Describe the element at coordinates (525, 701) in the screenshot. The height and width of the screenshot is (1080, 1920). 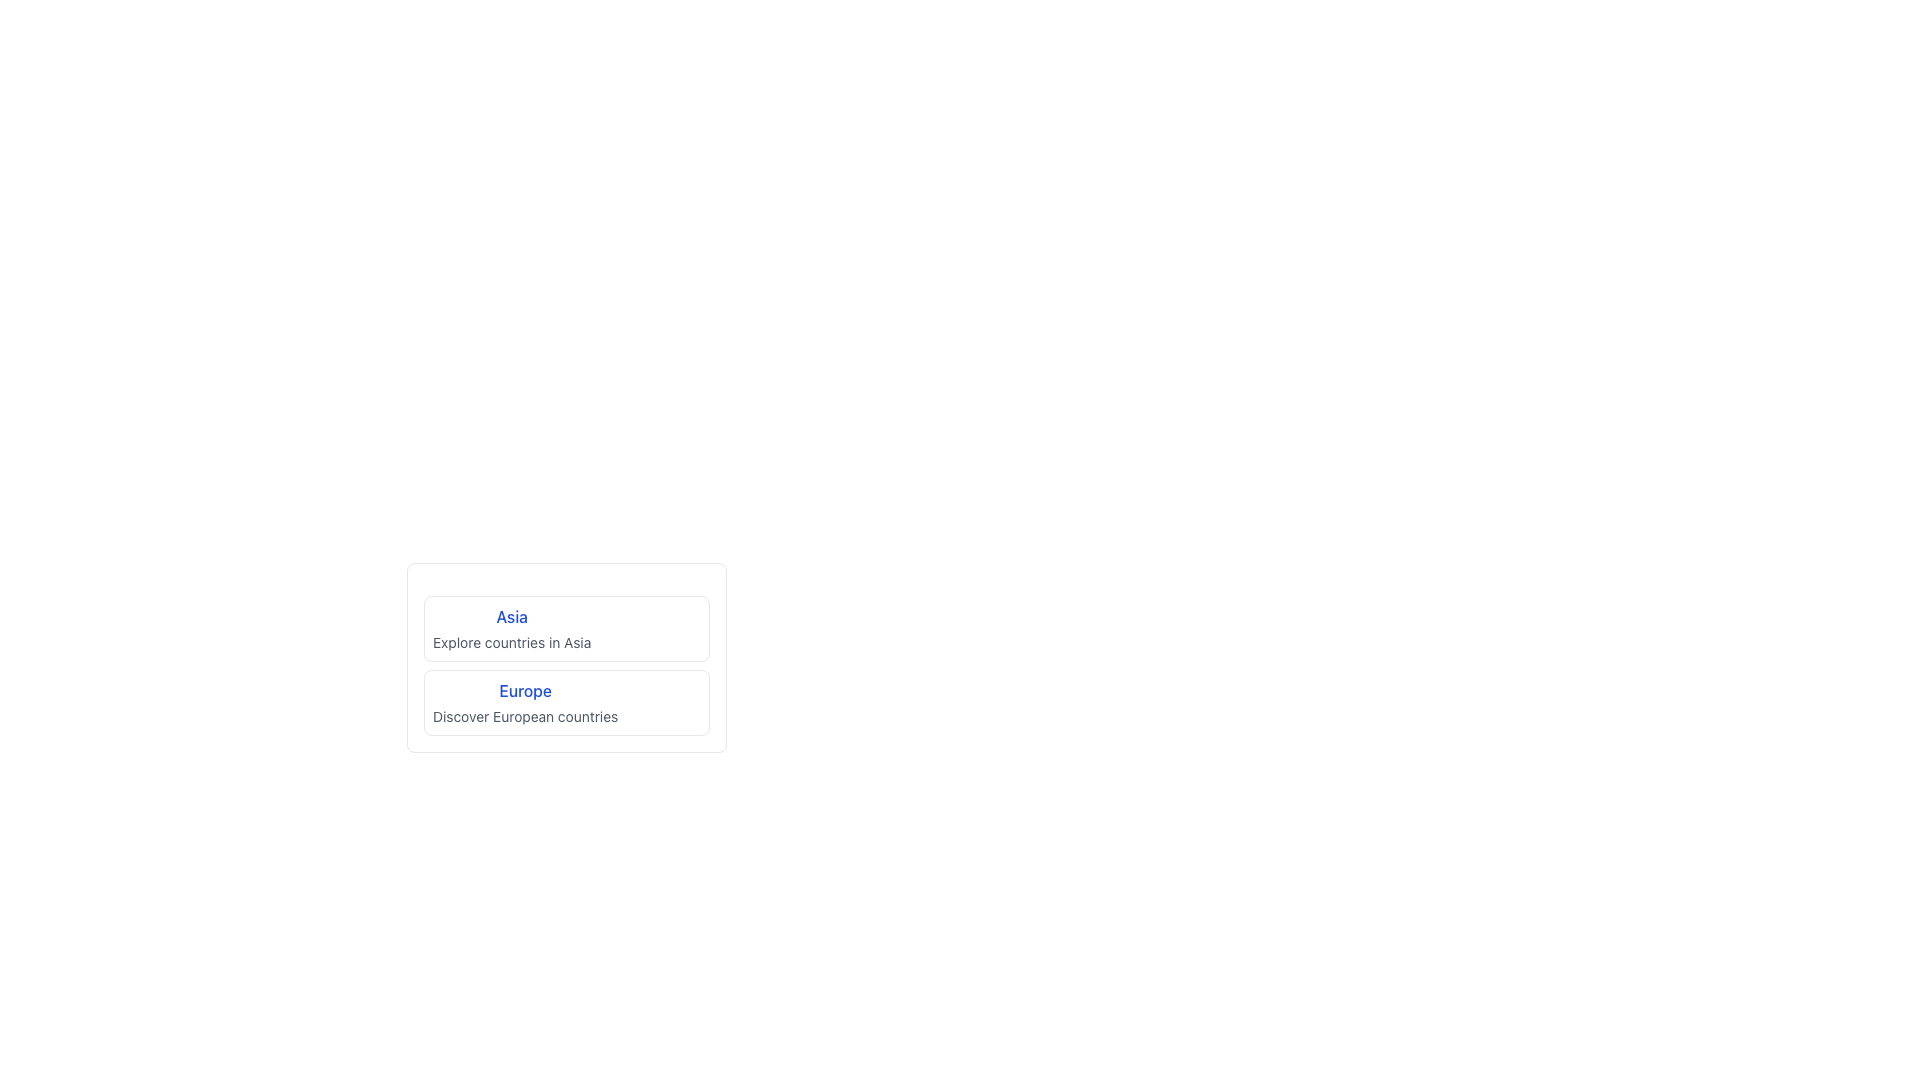
I see `the title 'Europe' in the group consisting of a title and descriptive text` at that location.